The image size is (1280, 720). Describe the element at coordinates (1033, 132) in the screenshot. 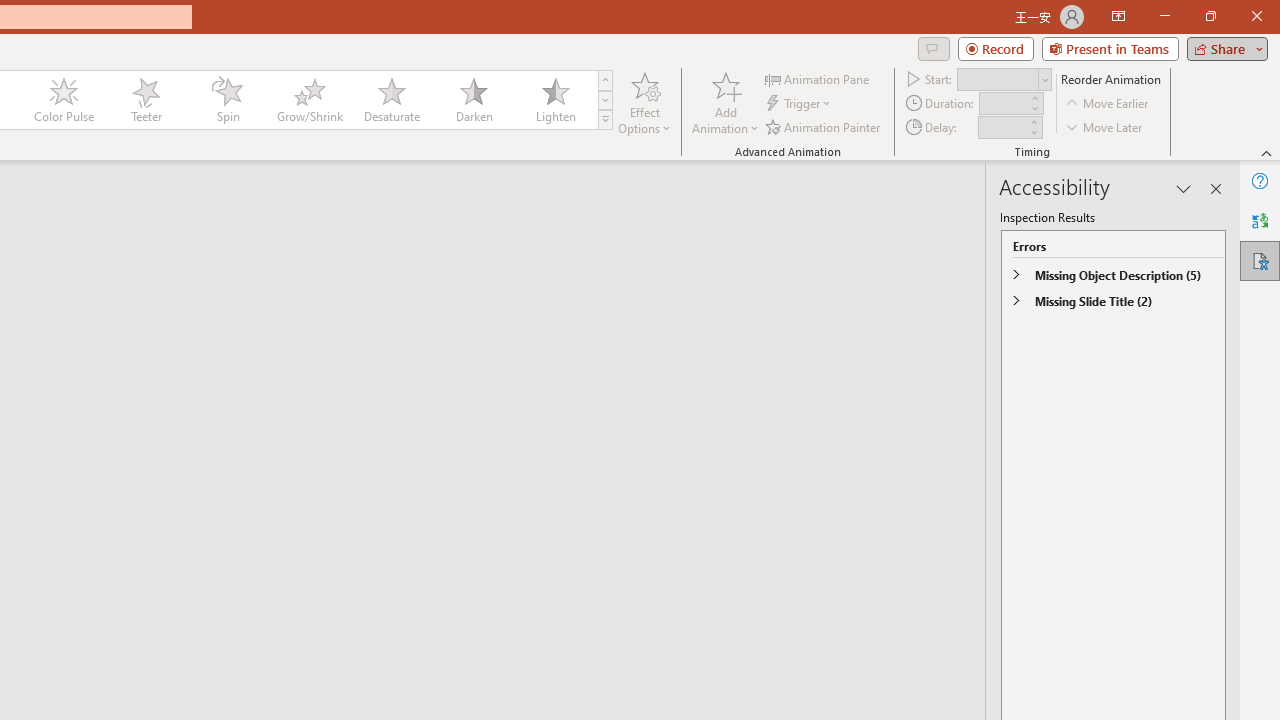

I see `'Less'` at that location.